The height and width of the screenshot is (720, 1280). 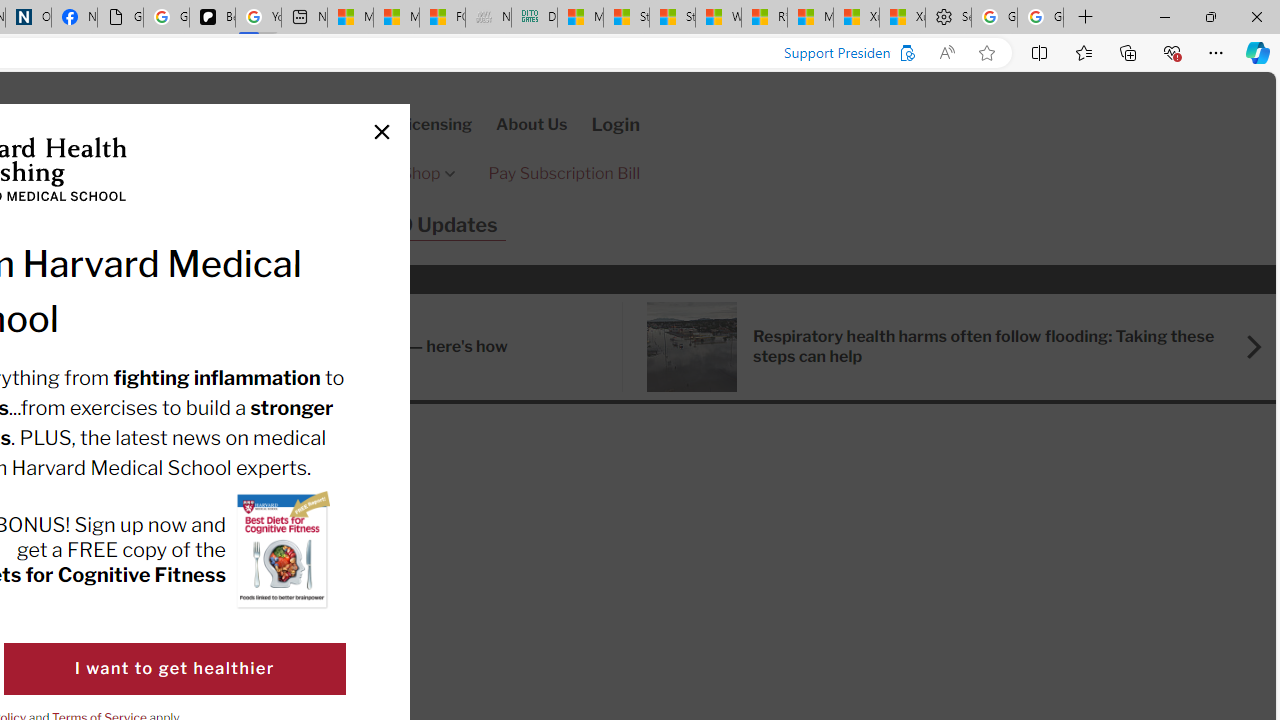 I want to click on 'Be Smart | creating Science videos | Patreon', so click(x=212, y=17).